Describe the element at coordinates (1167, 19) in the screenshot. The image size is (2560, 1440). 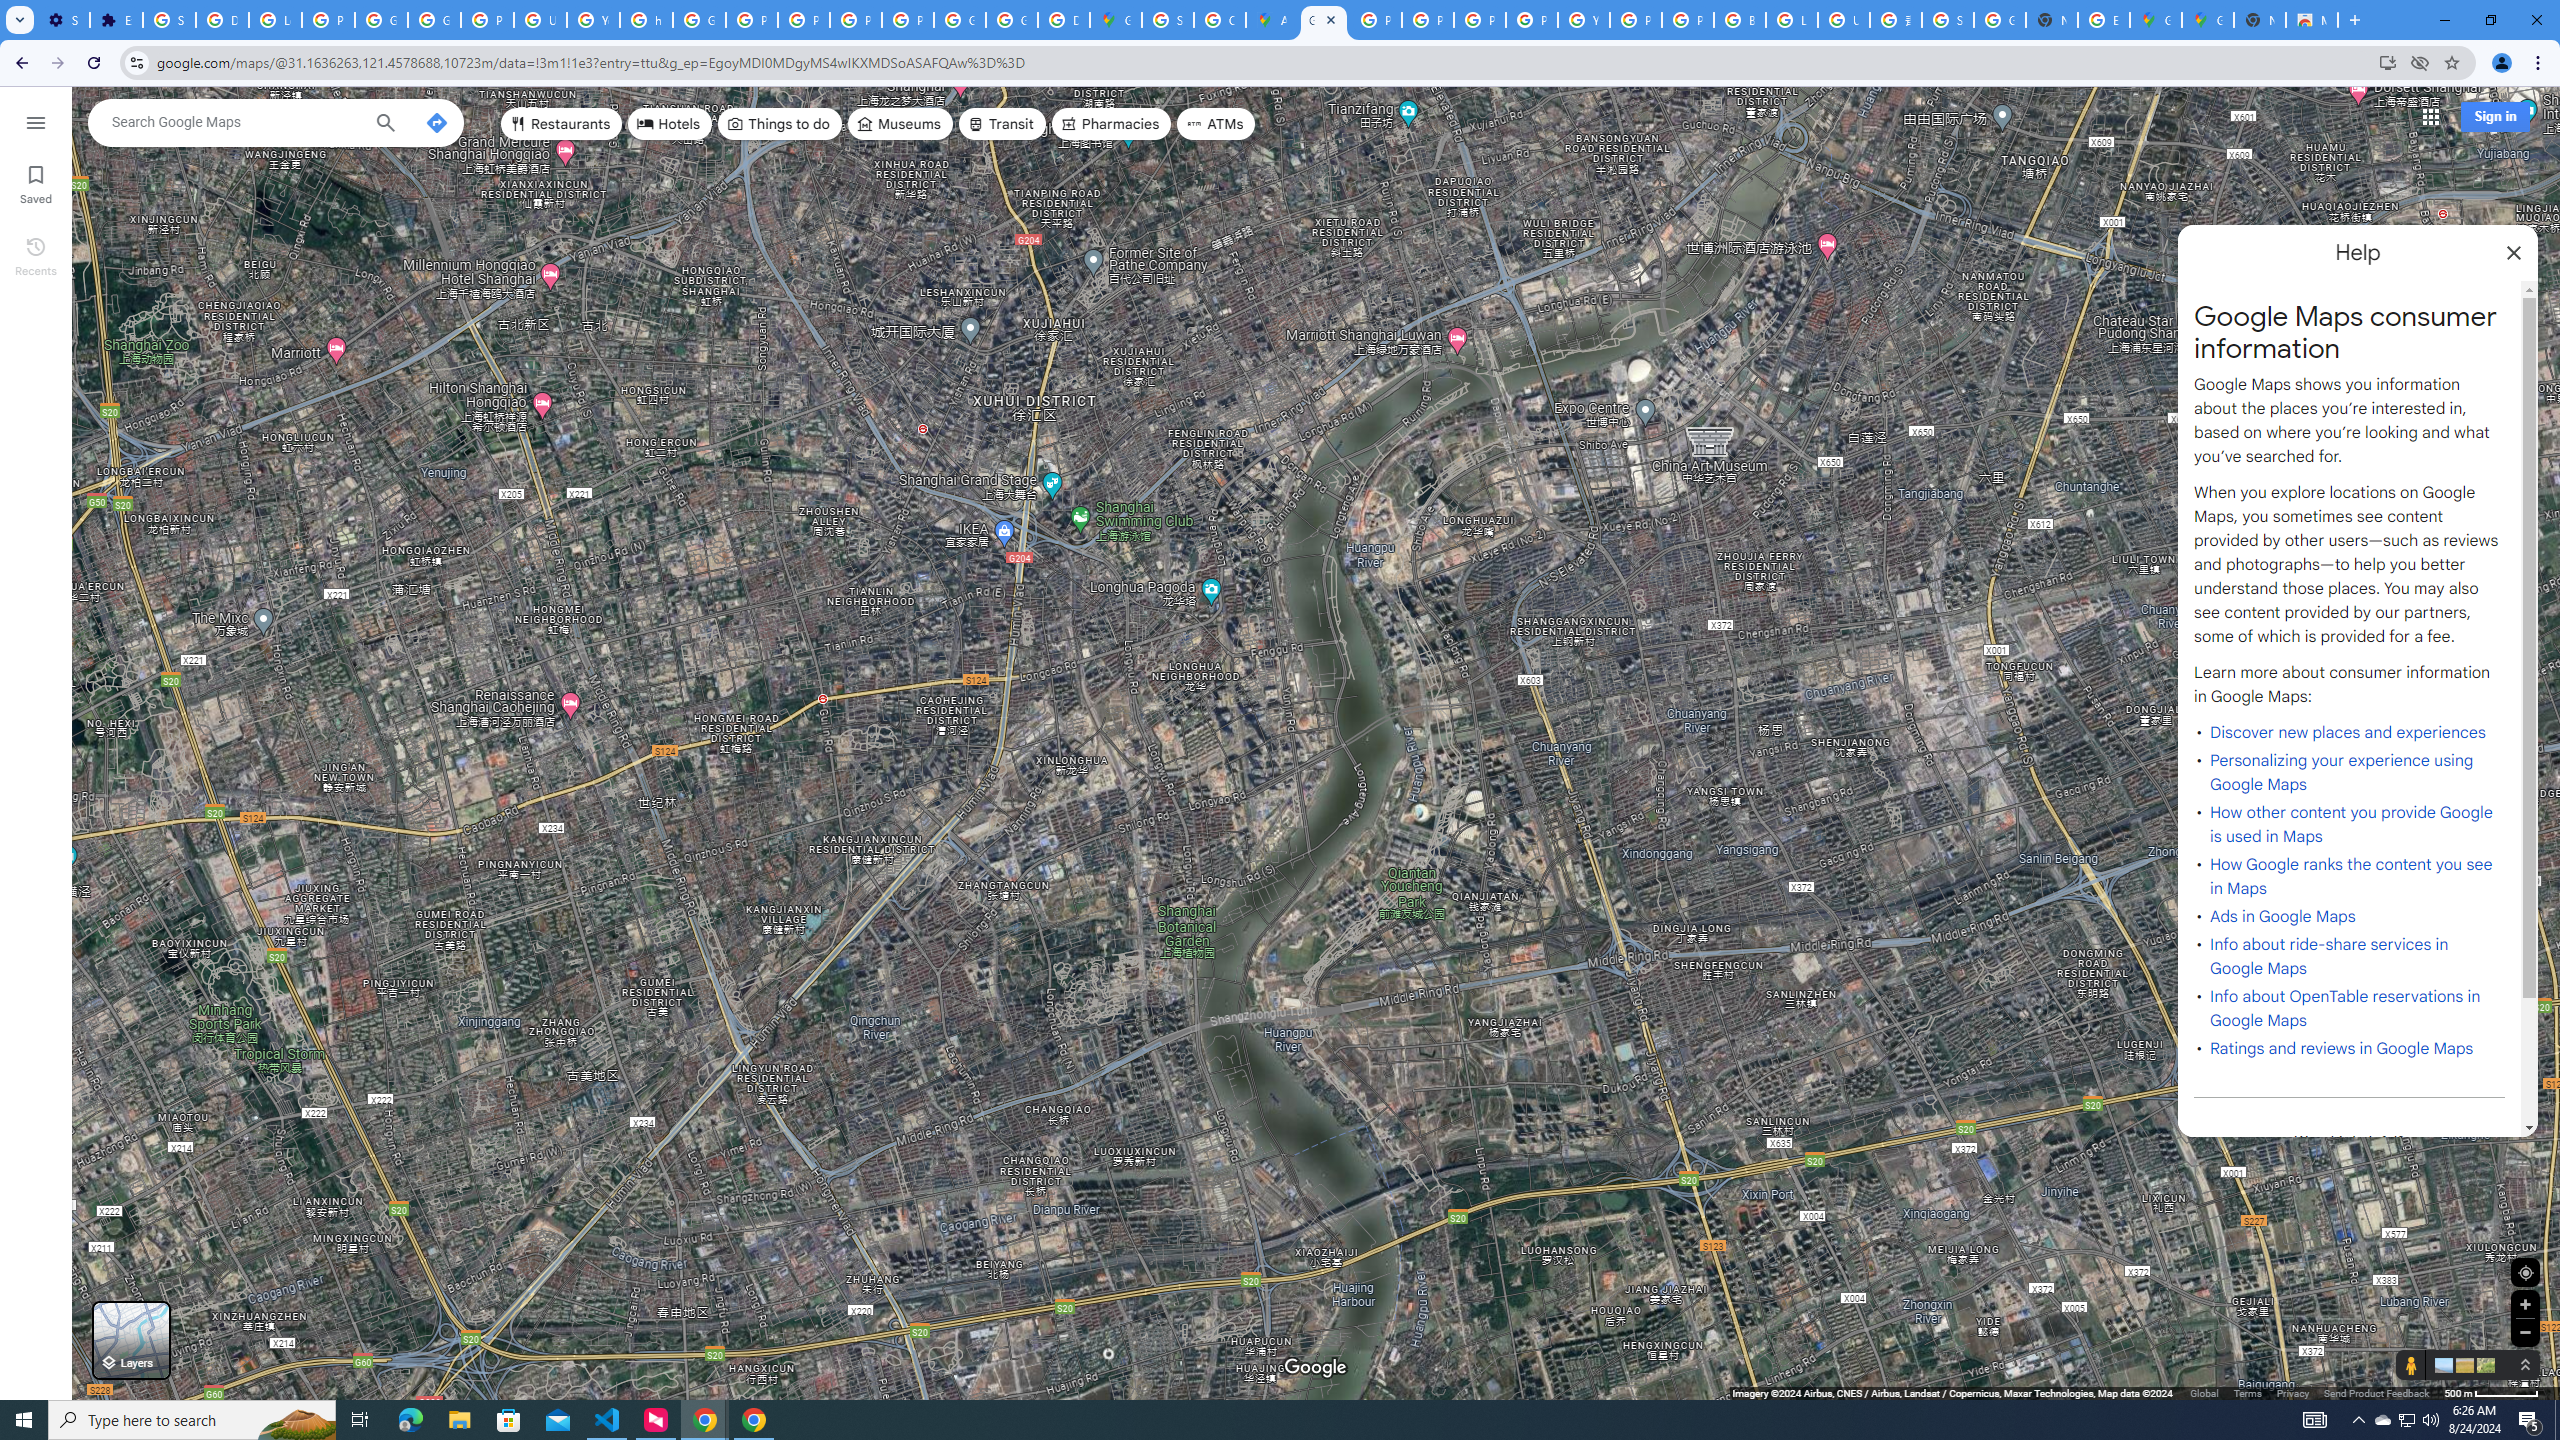
I see `'Sign in - Google Accounts'` at that location.